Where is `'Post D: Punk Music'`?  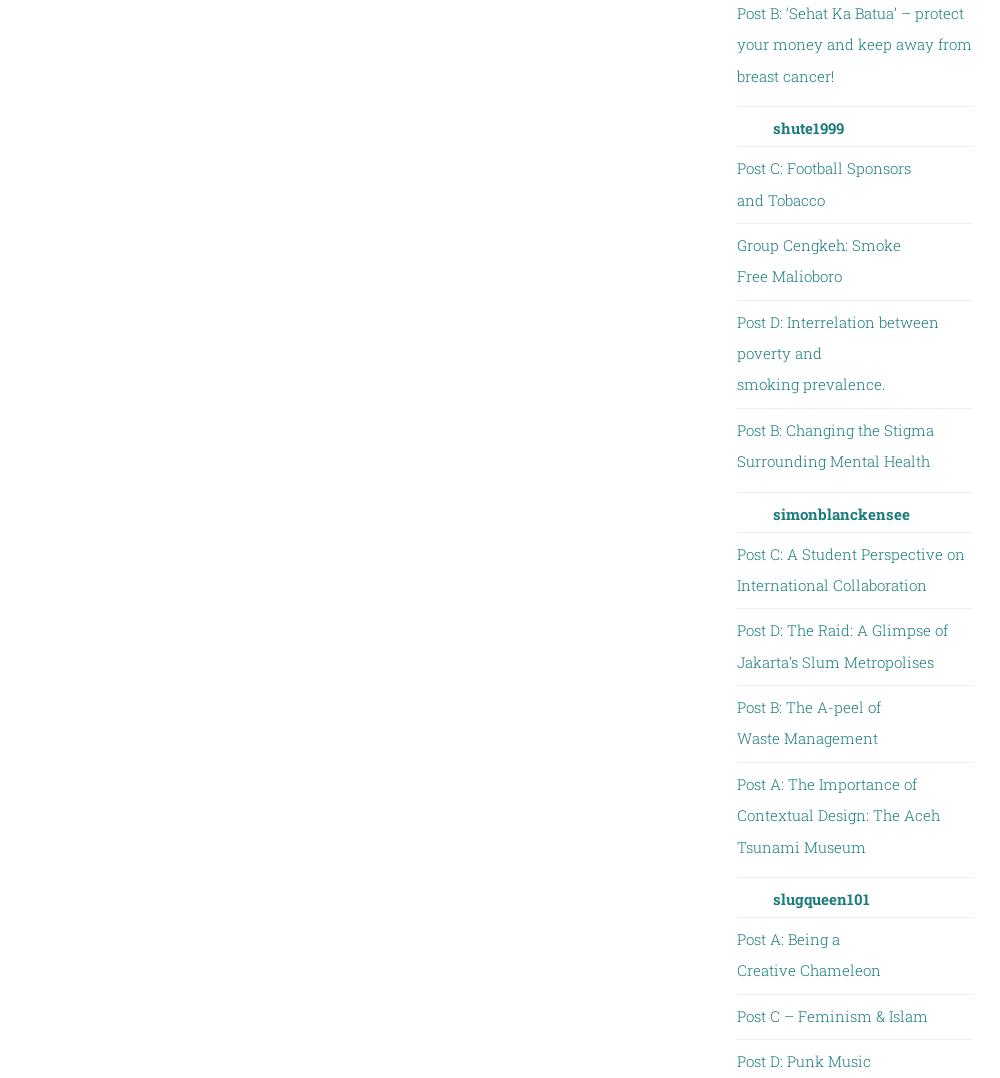 'Post D: Punk Music' is located at coordinates (803, 1060).